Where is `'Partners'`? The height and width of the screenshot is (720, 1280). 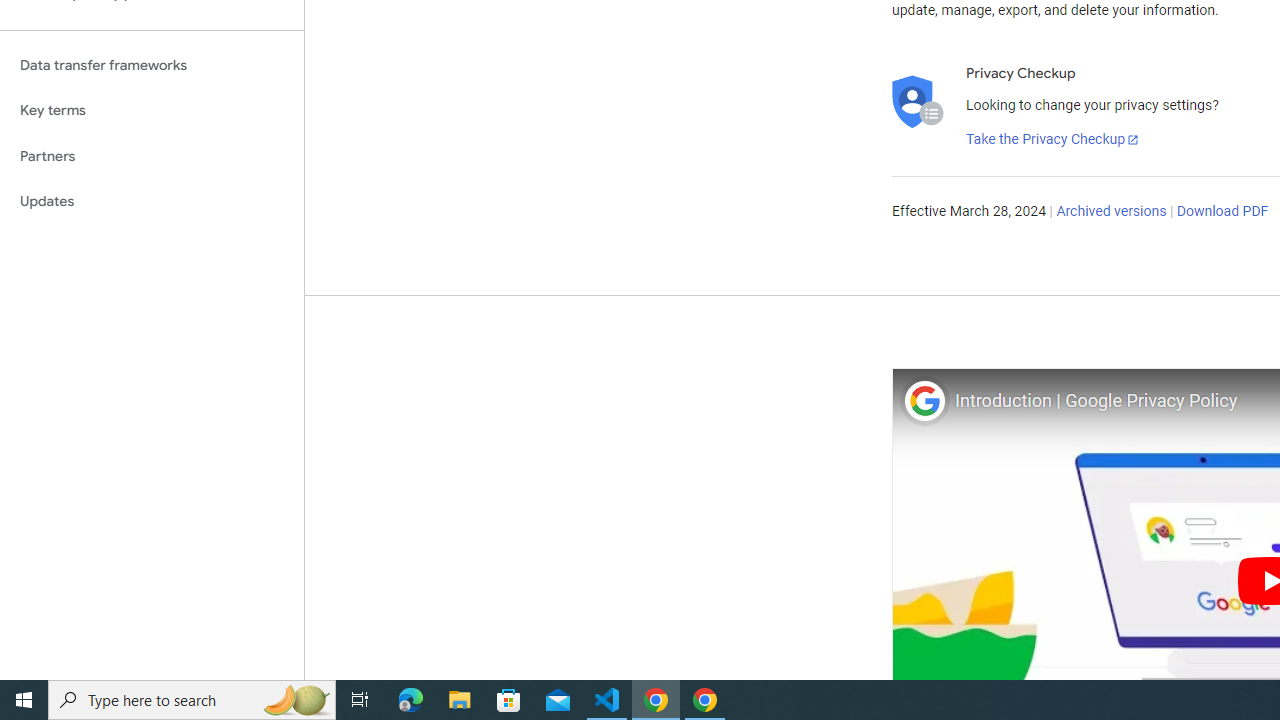 'Partners' is located at coordinates (151, 155).